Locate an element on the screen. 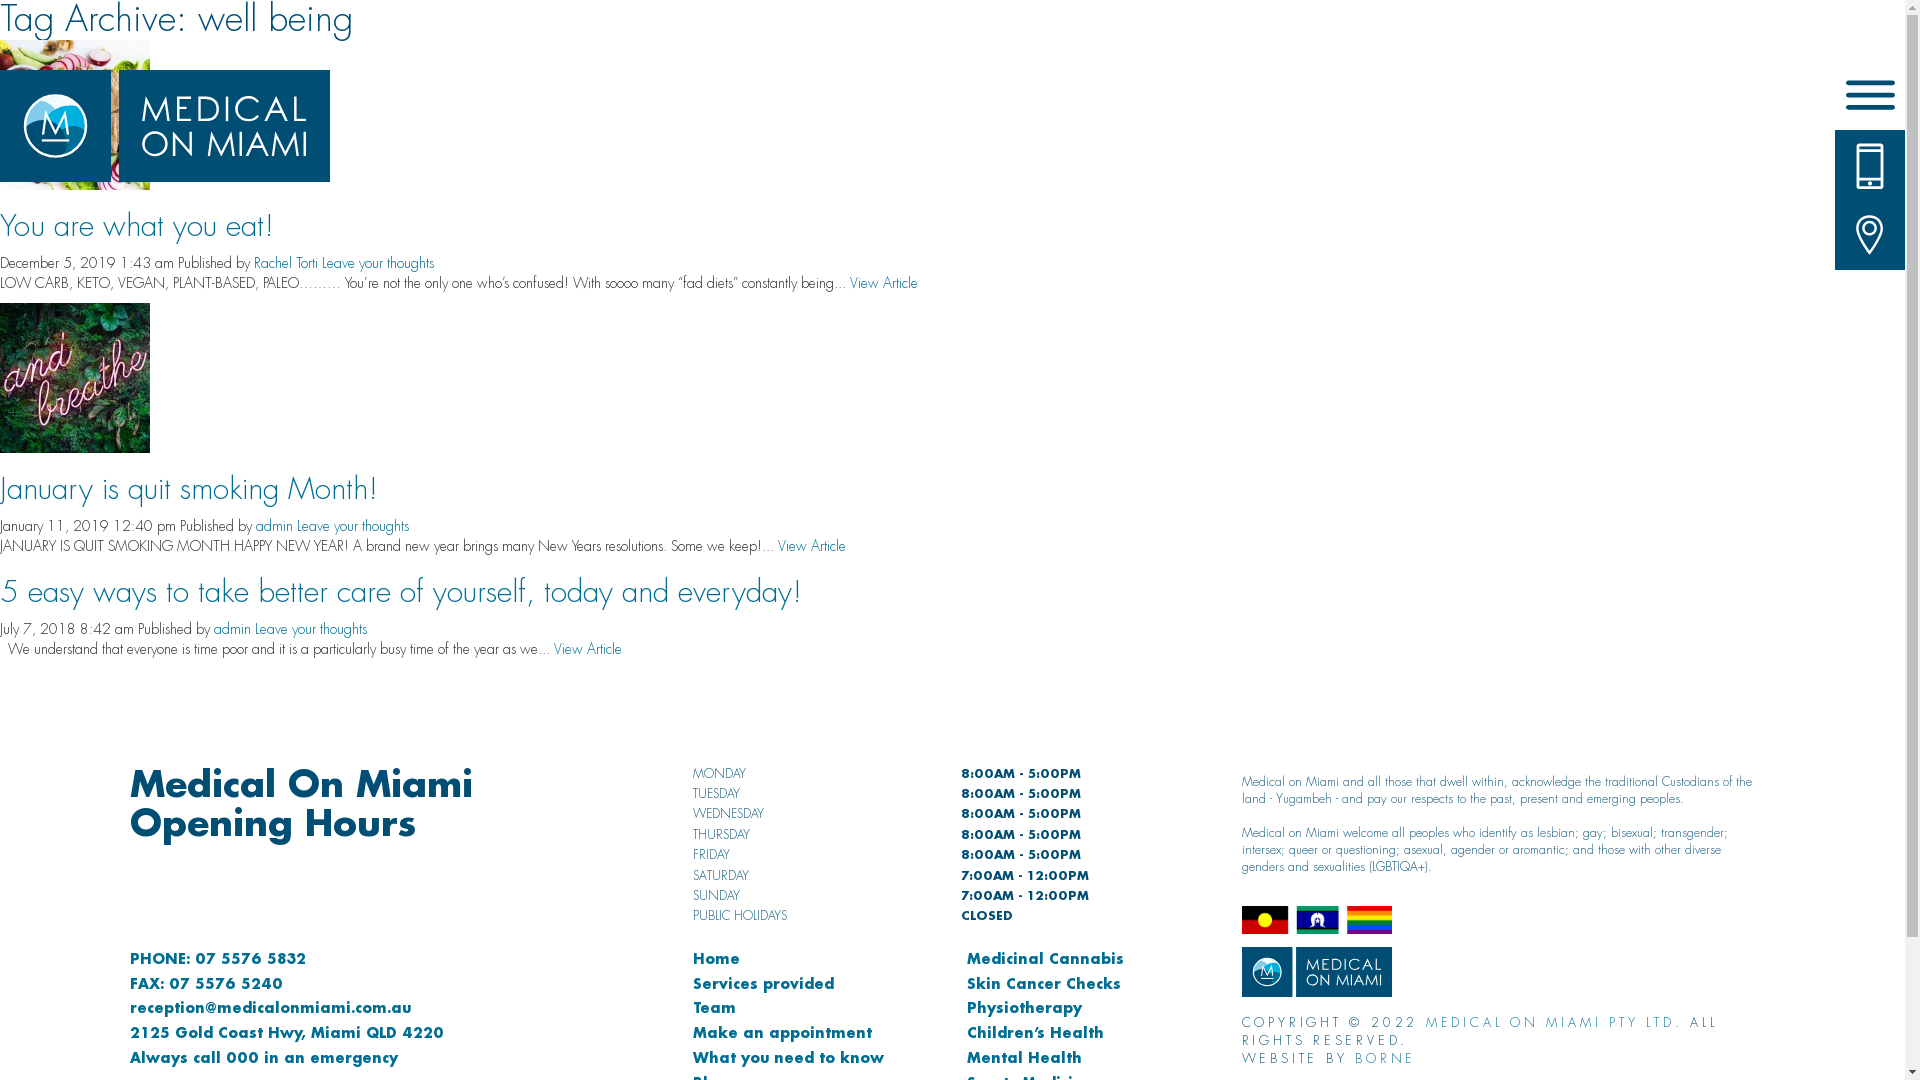 Image resolution: width=1920 pixels, height=1080 pixels. 'Team' is located at coordinates (714, 1007).